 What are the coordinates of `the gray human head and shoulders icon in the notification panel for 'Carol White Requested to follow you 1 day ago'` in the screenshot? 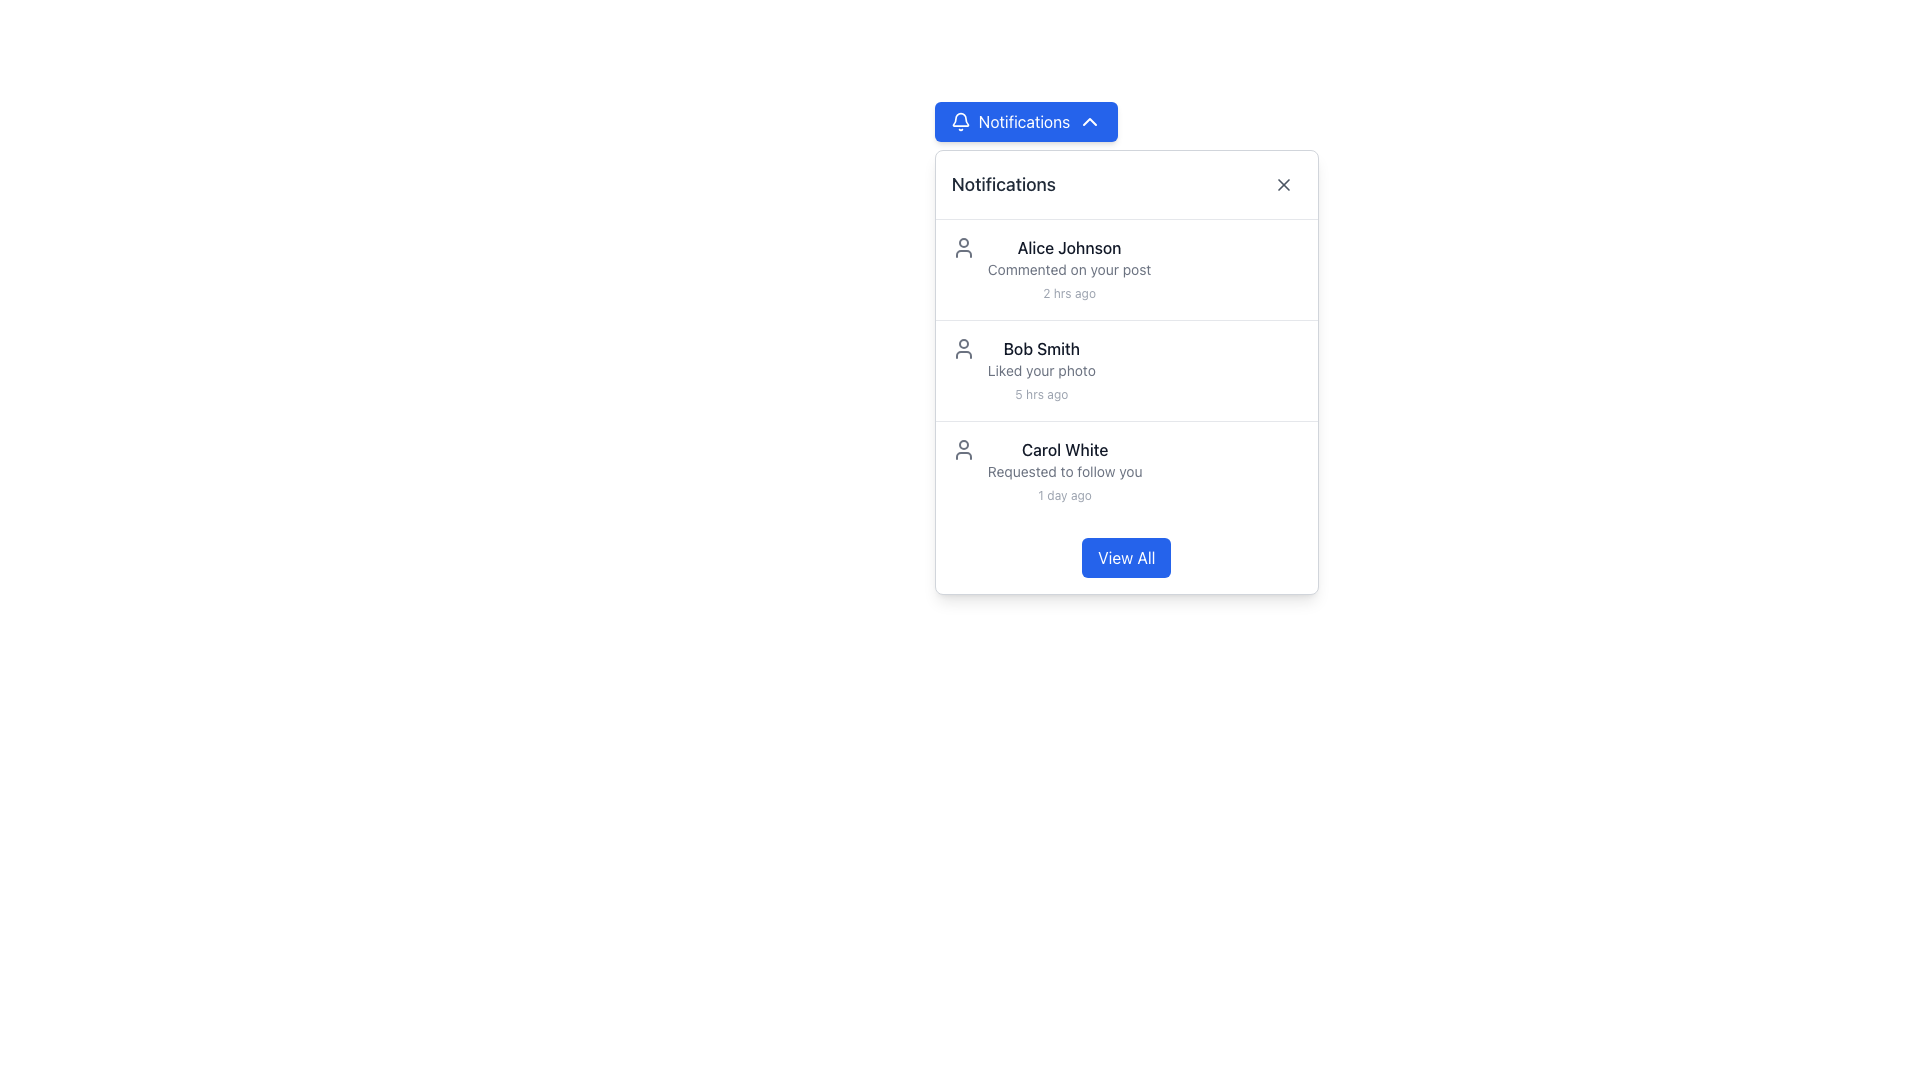 It's located at (963, 450).